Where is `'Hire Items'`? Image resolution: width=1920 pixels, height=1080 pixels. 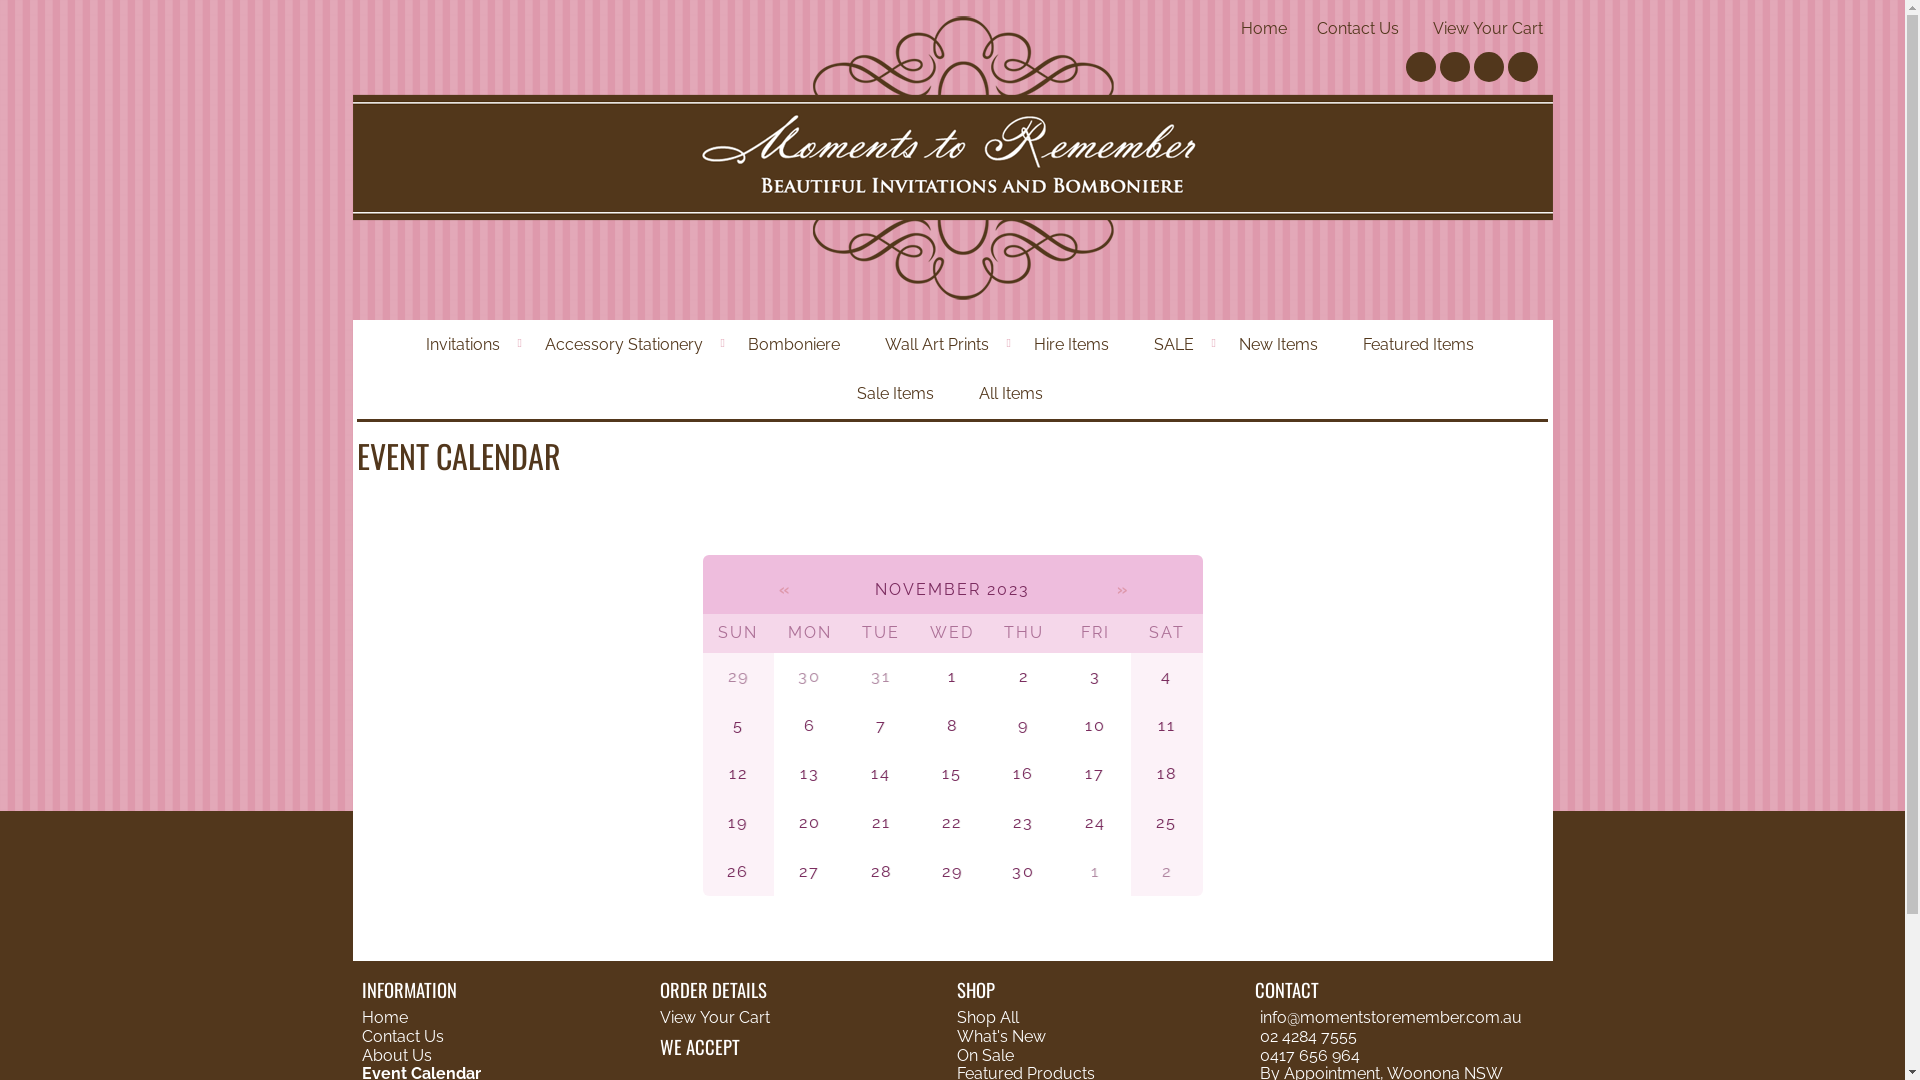
'Hire Items' is located at coordinates (1073, 344).